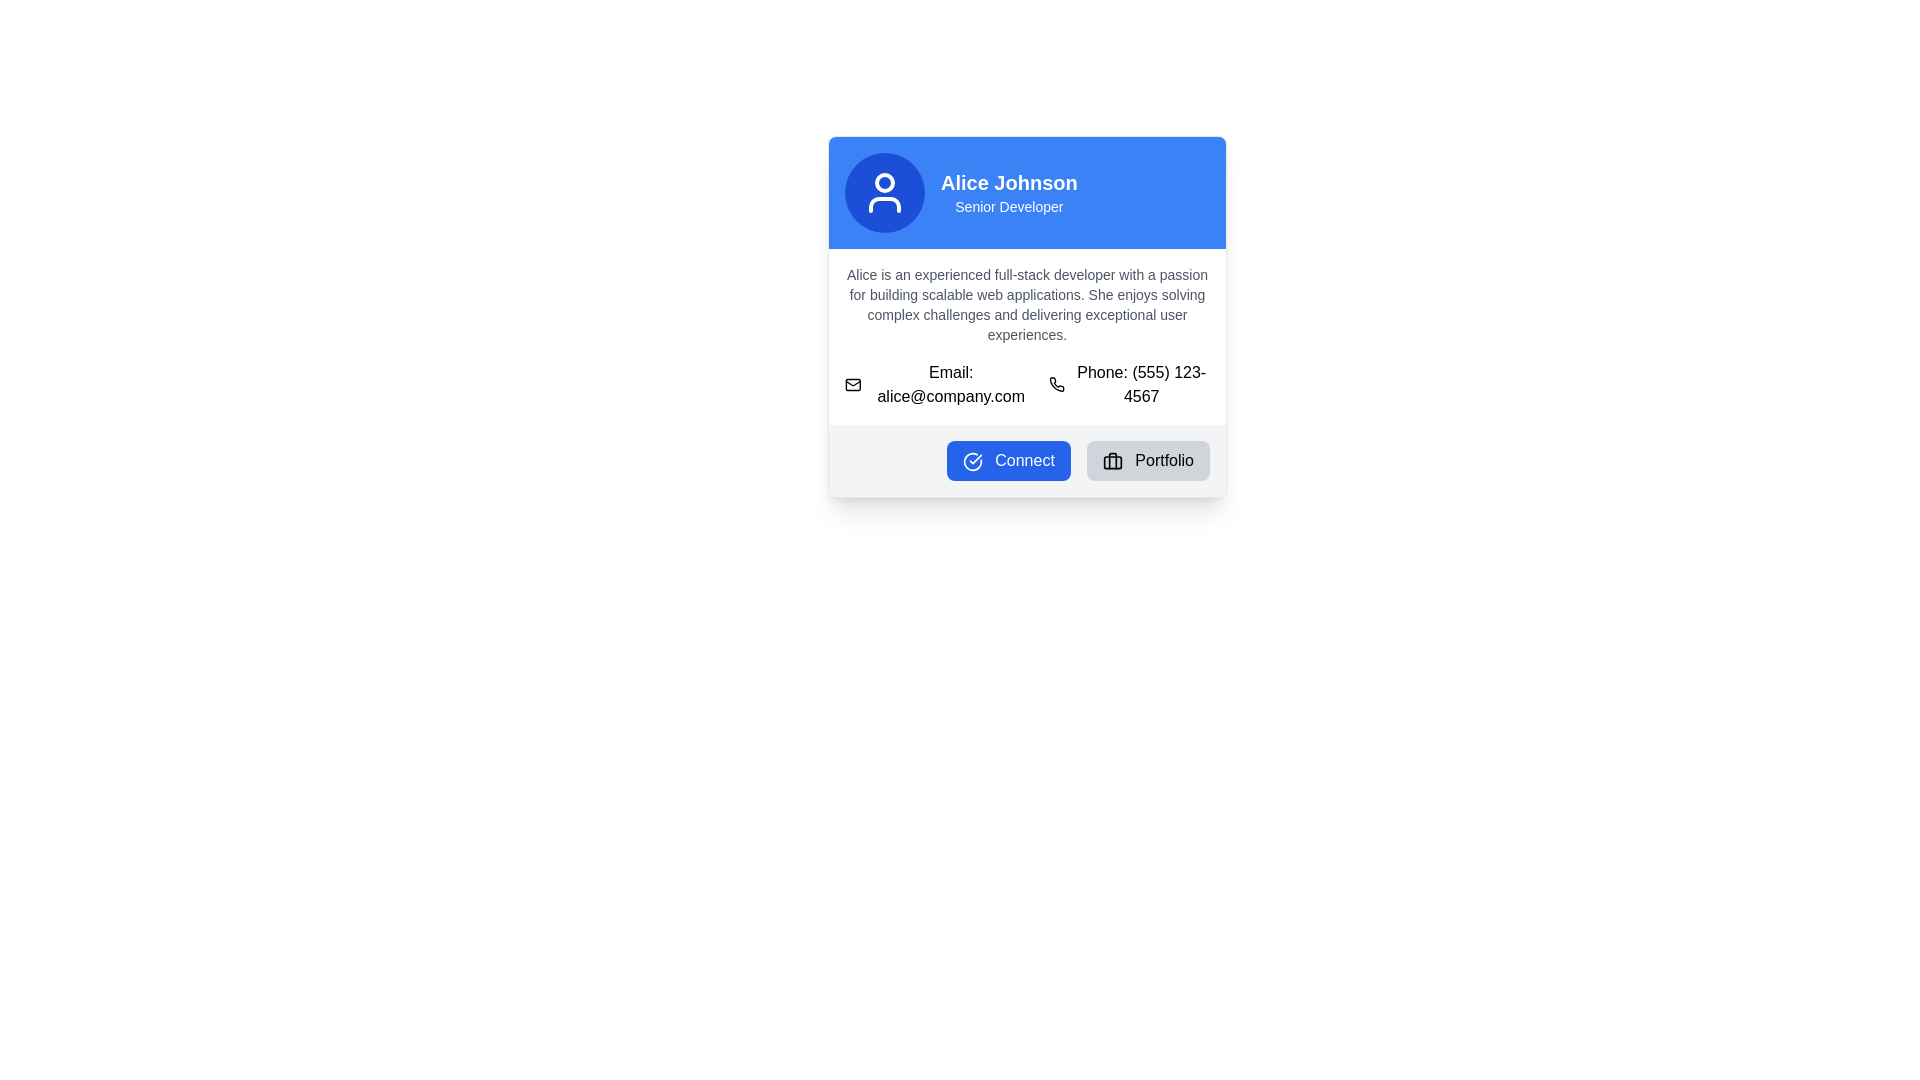  I want to click on text display element that contains 'Alice Johnson' and 'Senior Developer' on a blue background, located in the upper section of a card-like component, so click(1009, 192).